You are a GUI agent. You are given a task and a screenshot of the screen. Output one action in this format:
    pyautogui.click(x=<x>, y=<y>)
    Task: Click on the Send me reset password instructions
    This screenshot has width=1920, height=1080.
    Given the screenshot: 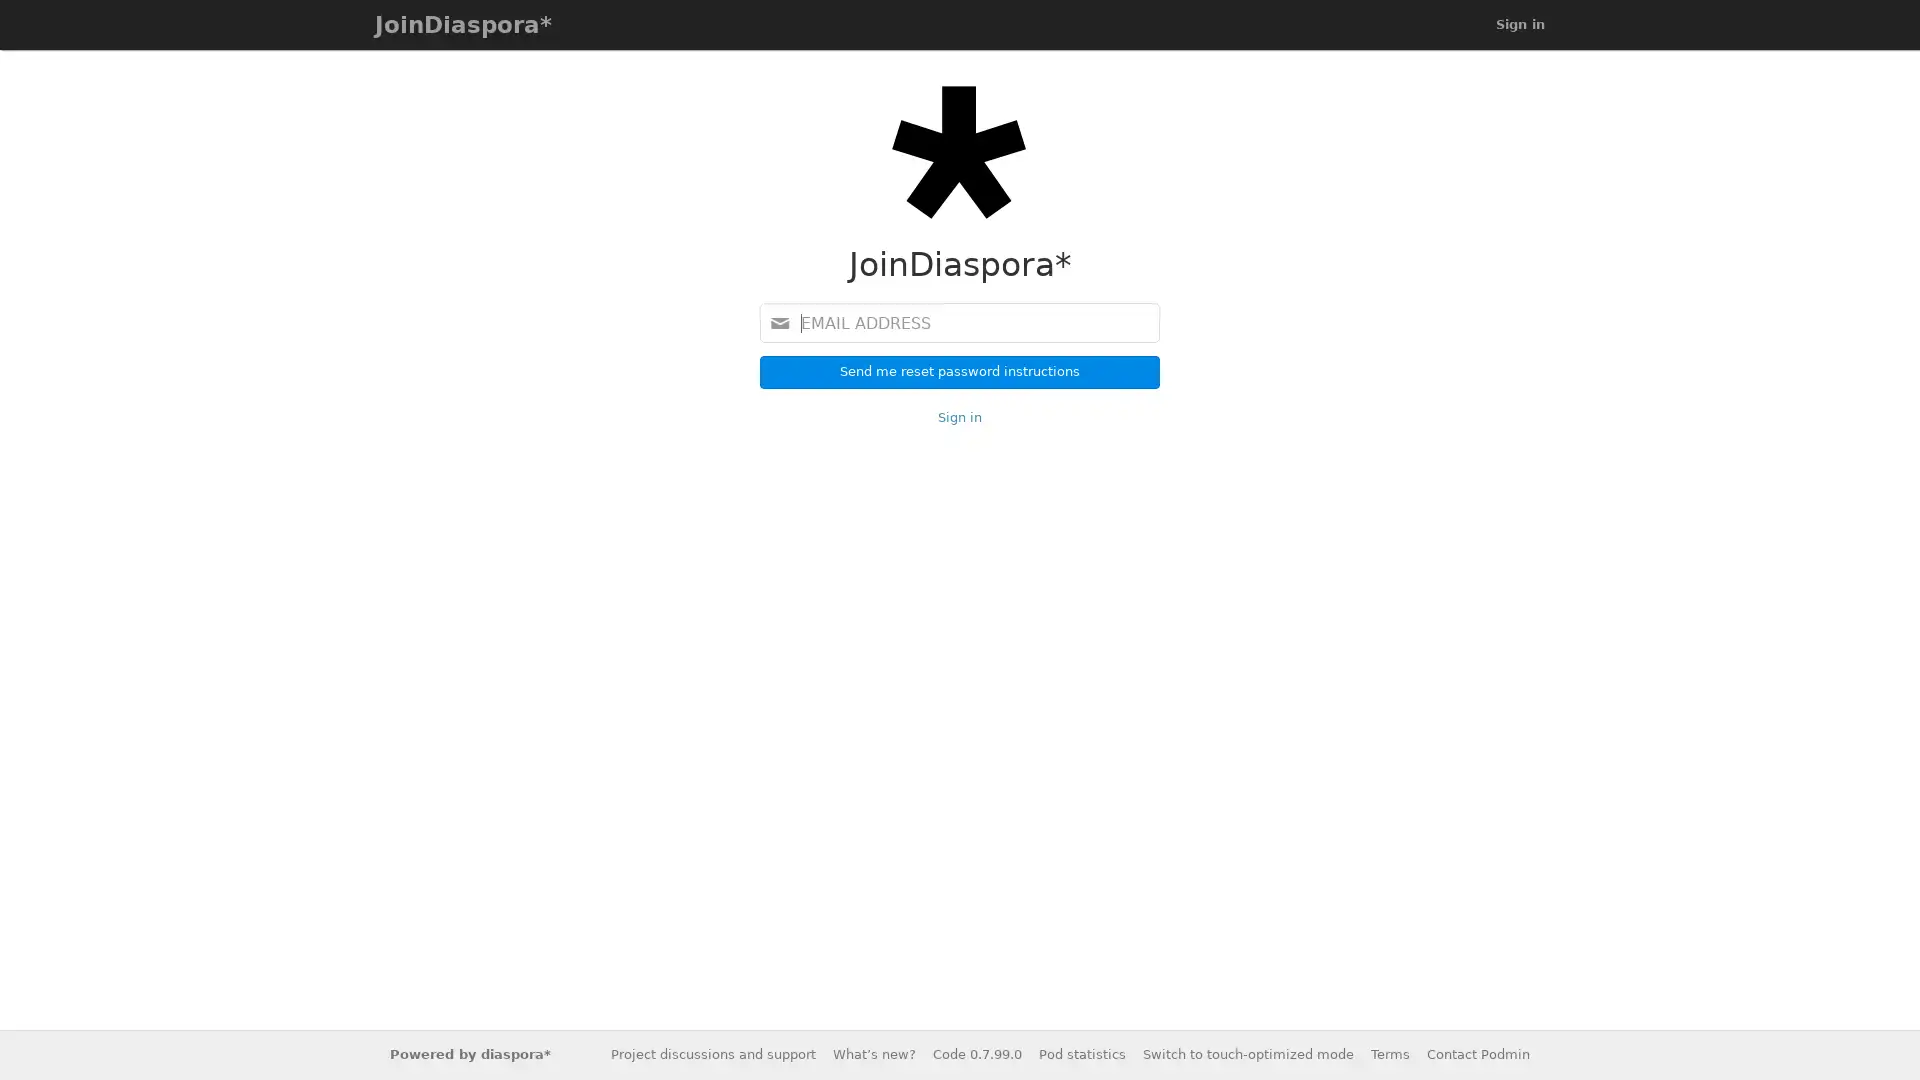 What is the action you would take?
    pyautogui.click(x=960, y=371)
    